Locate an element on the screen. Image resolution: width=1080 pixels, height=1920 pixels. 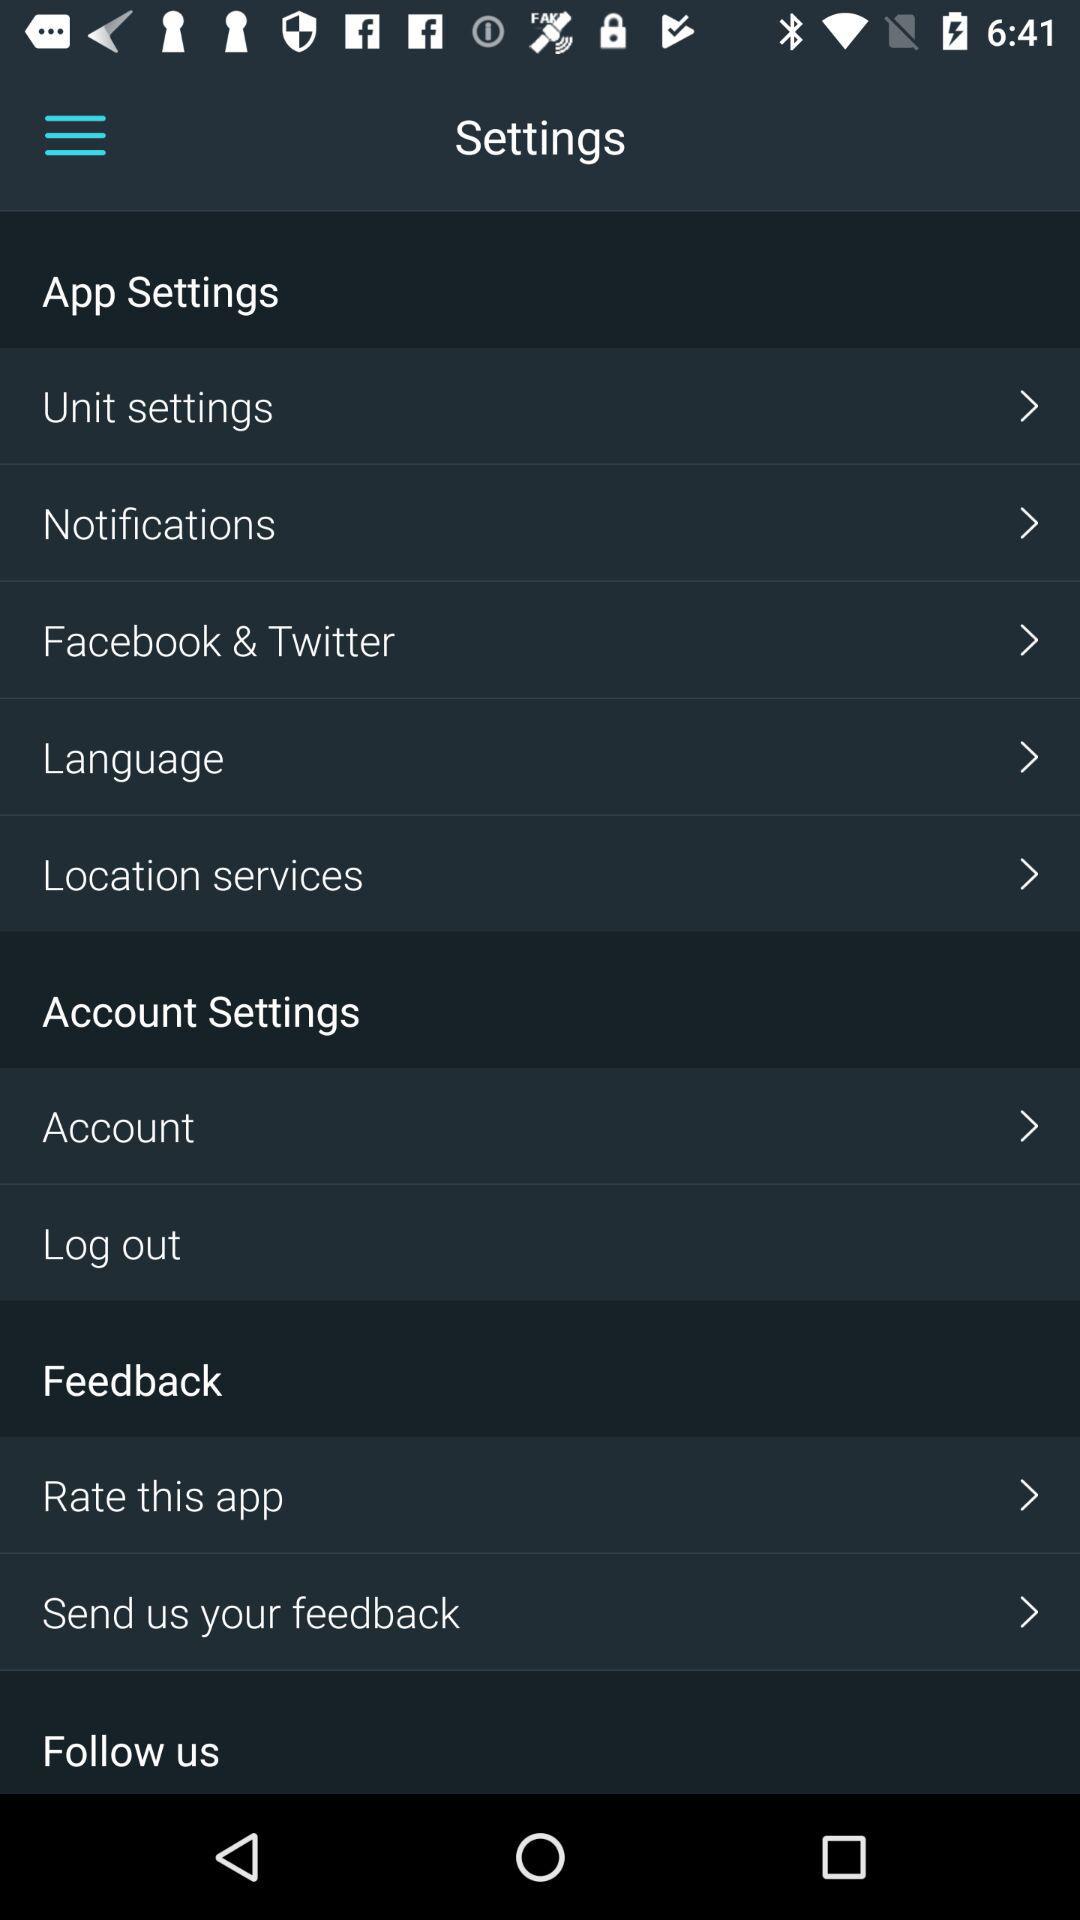
option menu is located at coordinates (74, 135).